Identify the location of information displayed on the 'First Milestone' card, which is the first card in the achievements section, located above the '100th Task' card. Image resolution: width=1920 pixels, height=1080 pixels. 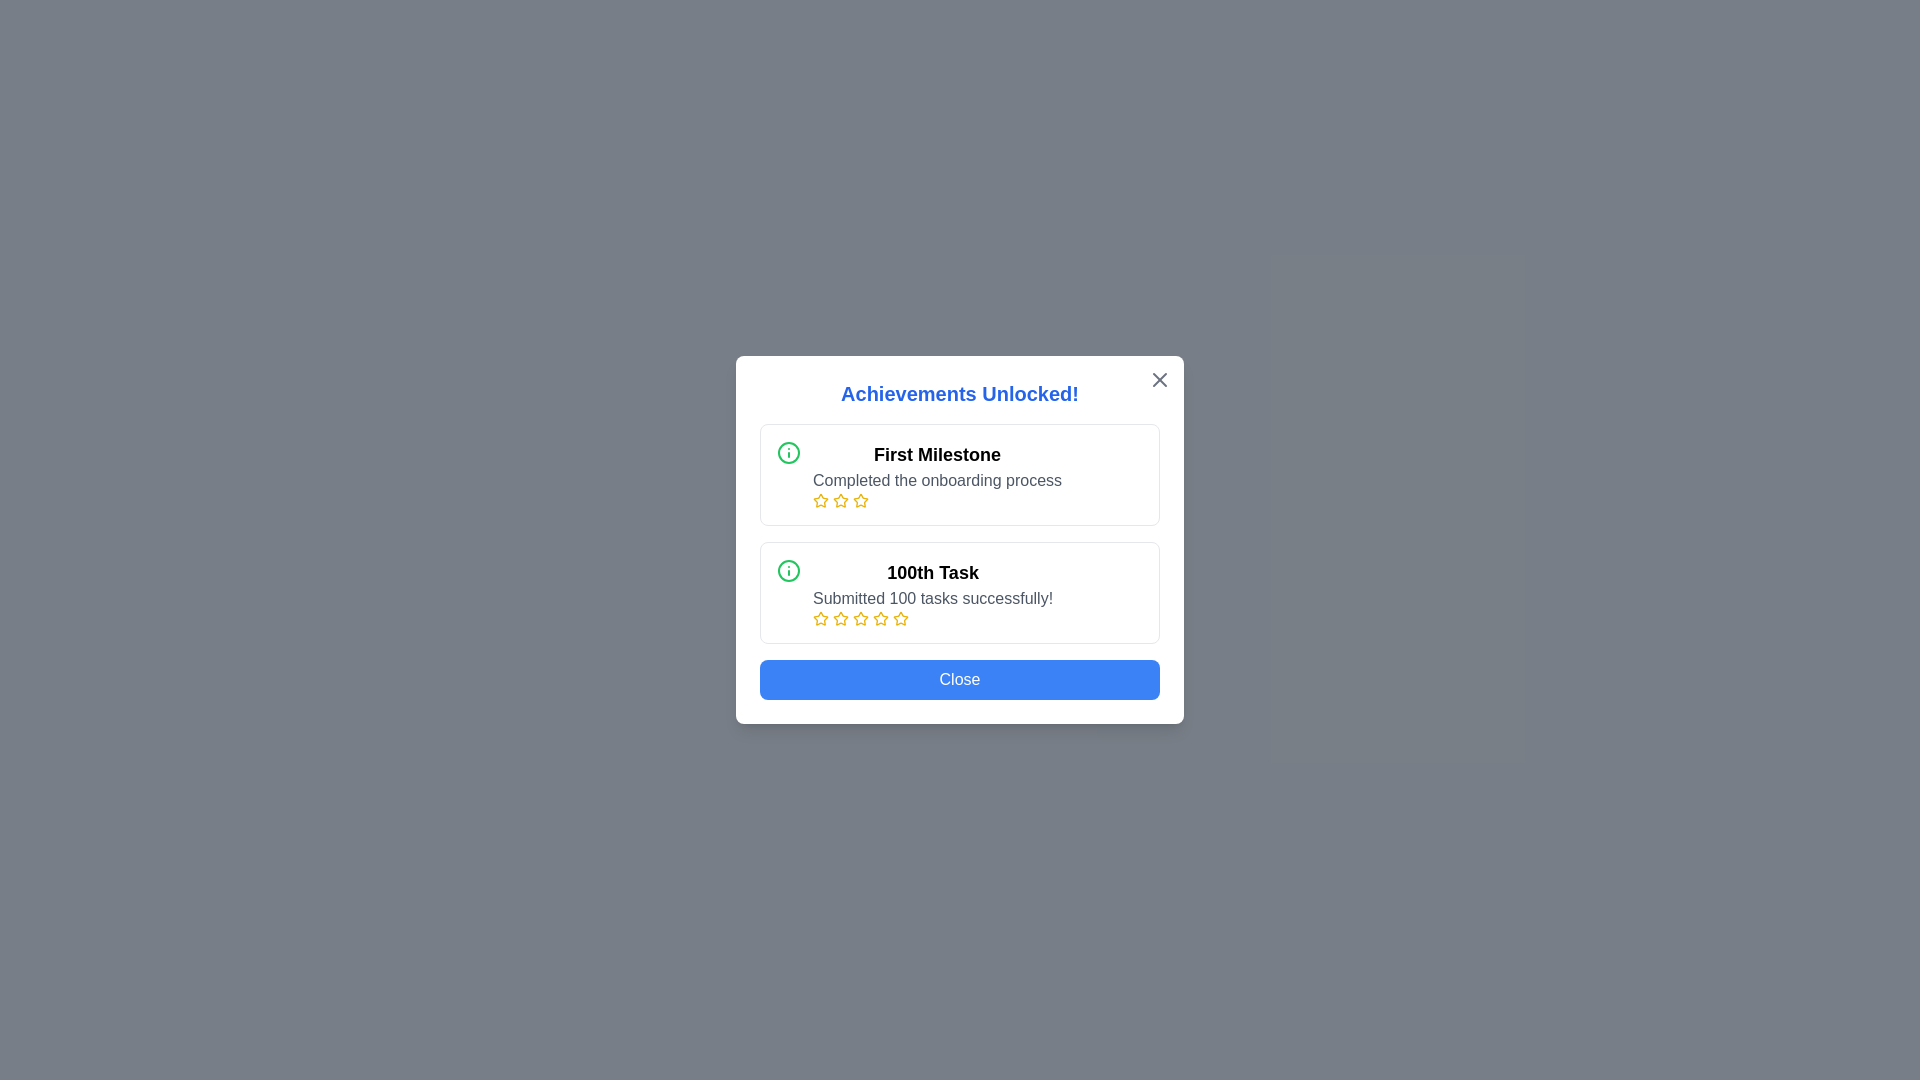
(960, 474).